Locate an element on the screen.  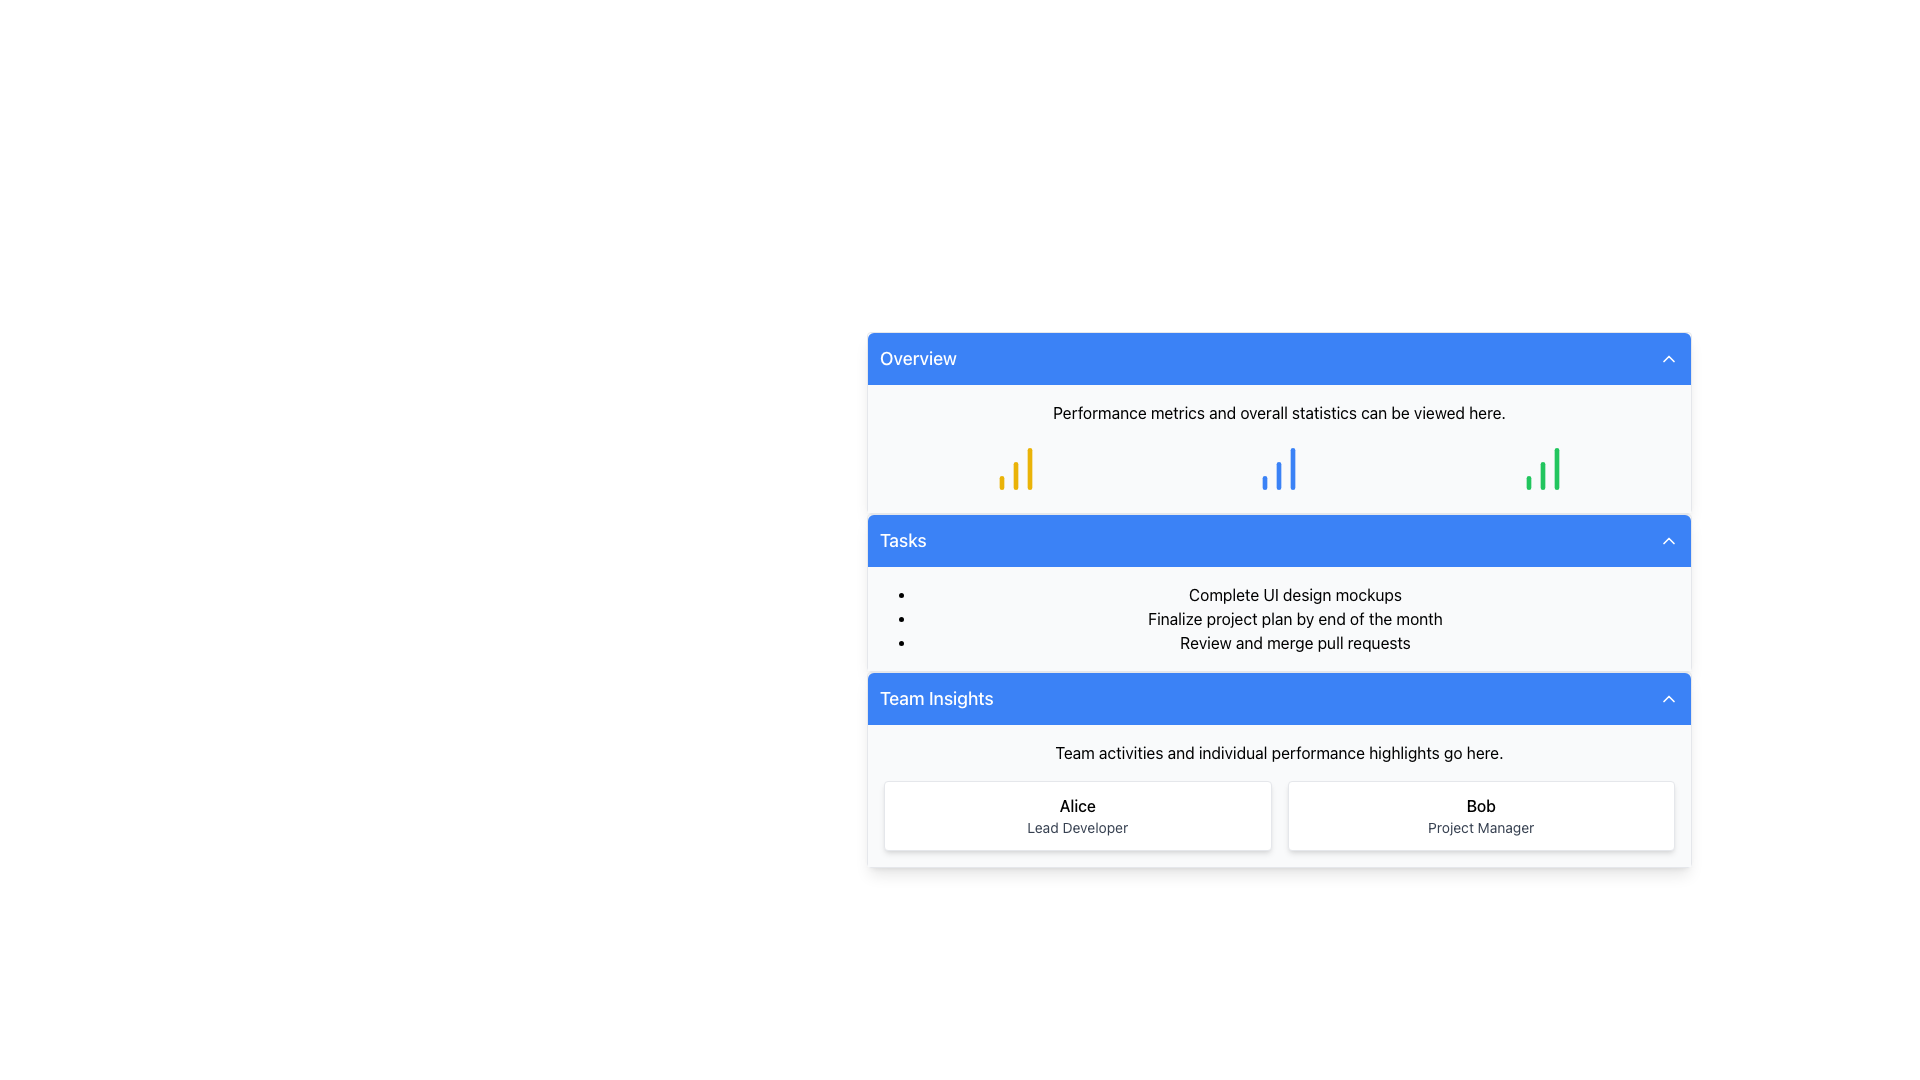
the small upward arrow icon button in the top-right corner of the 'Tasks' header is located at coordinates (1669, 540).